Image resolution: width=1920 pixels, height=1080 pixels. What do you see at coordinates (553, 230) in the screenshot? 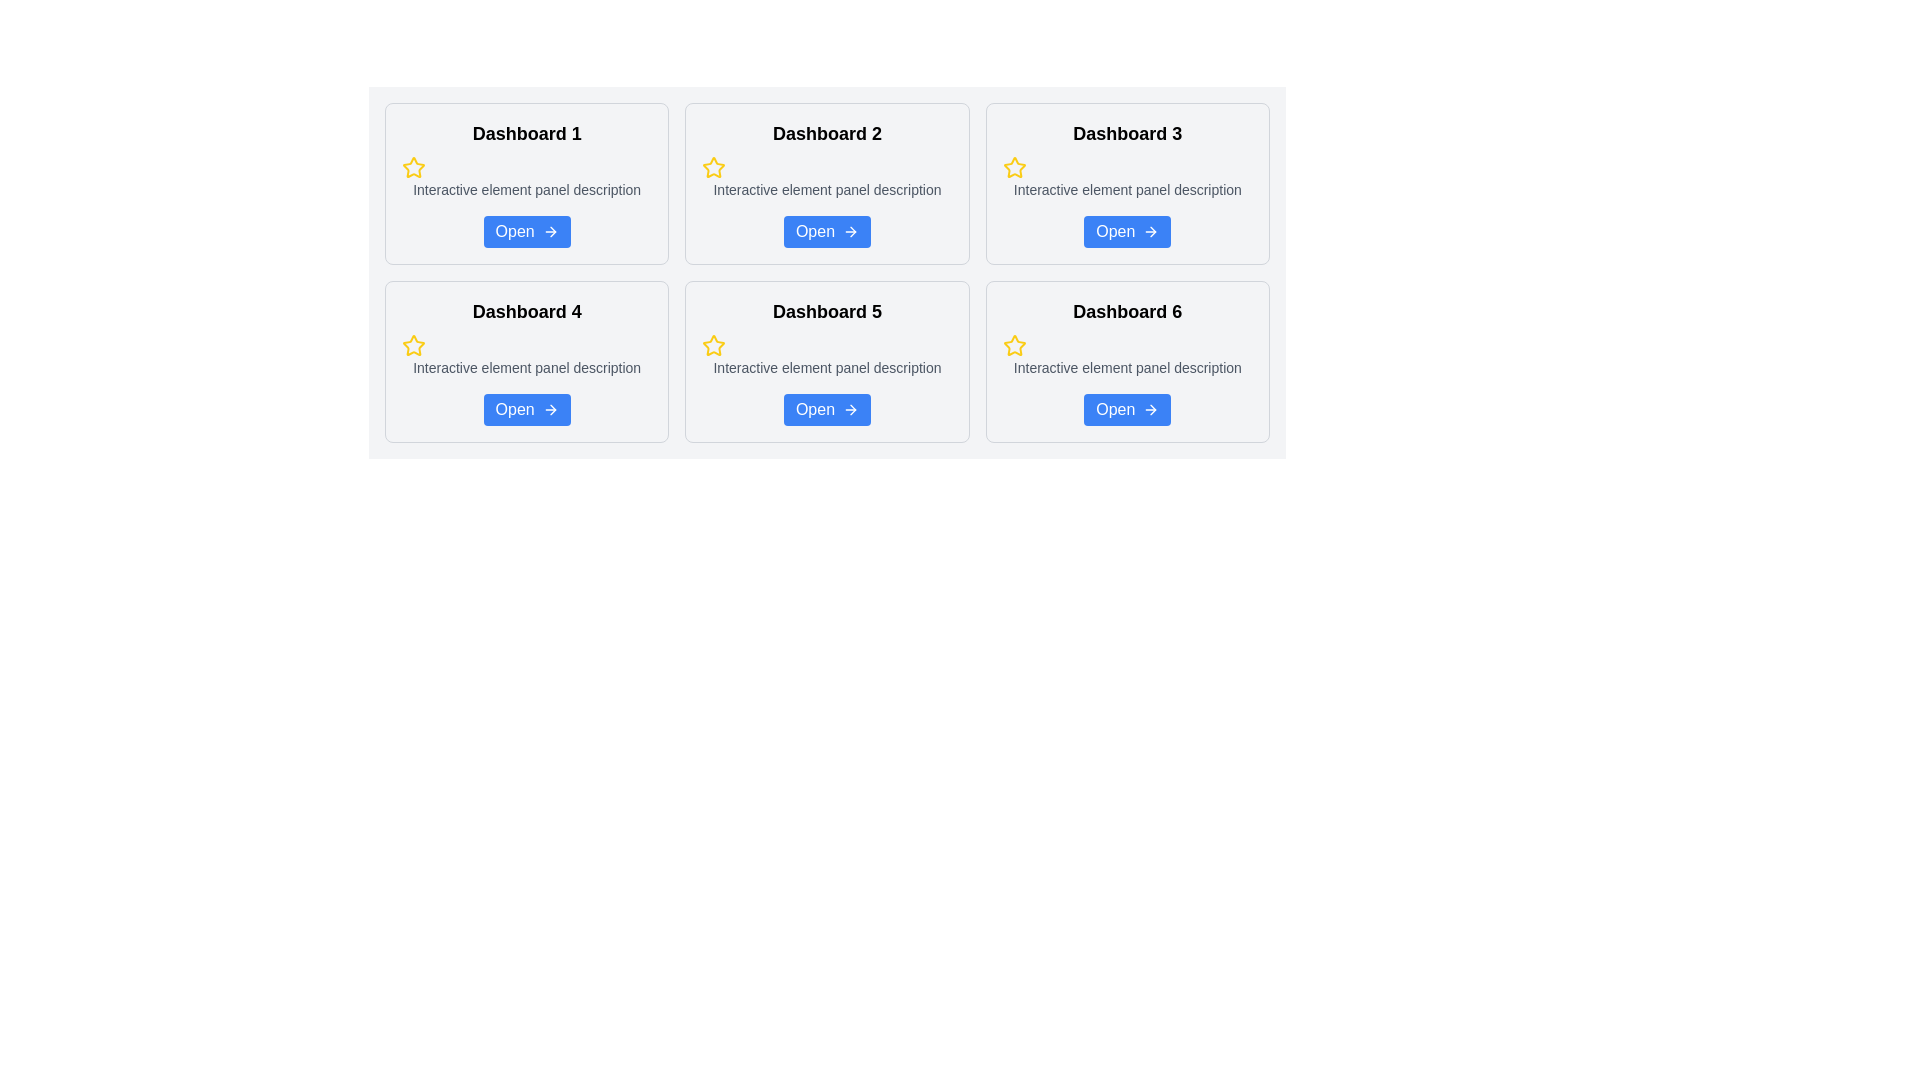
I see `the arrow icon located in the 'Open' button, which indicates forward functionality within the second row, first column of the grid` at bounding box center [553, 230].